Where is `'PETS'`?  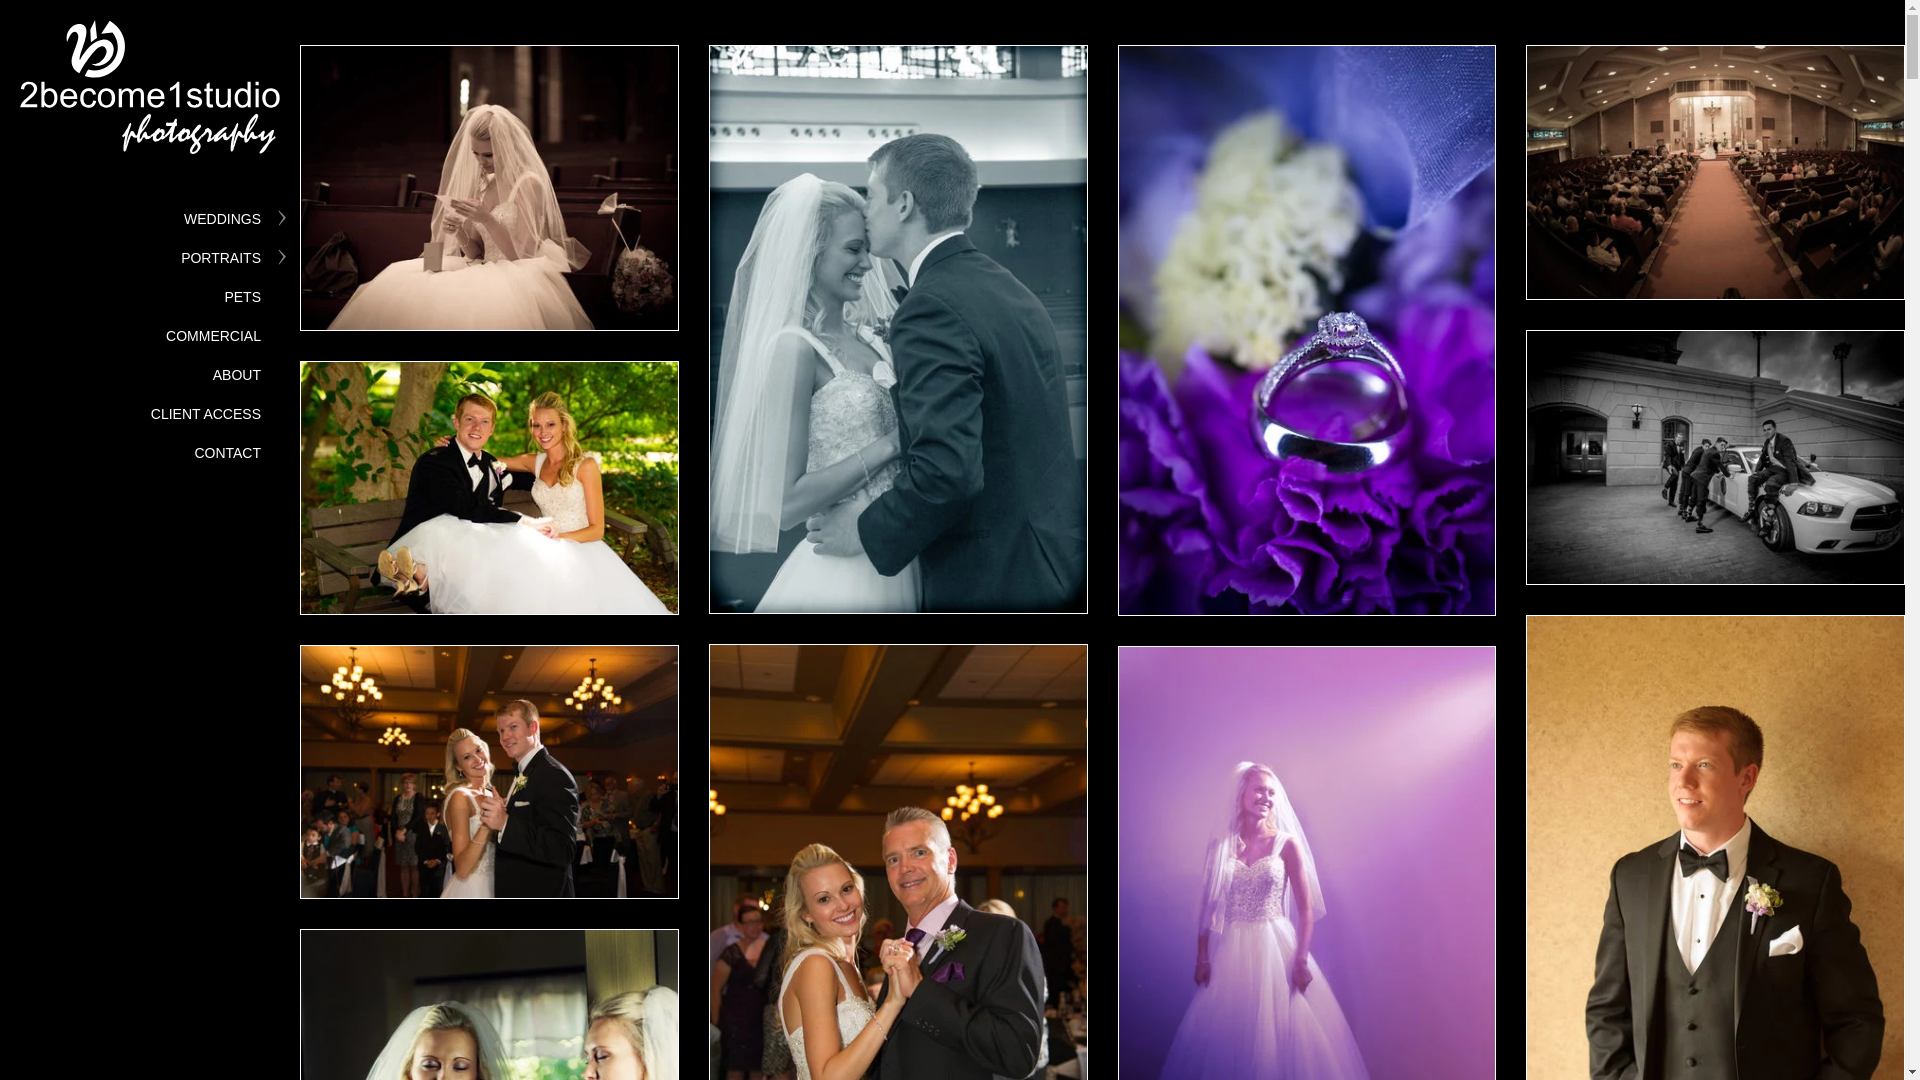 'PETS' is located at coordinates (241, 297).